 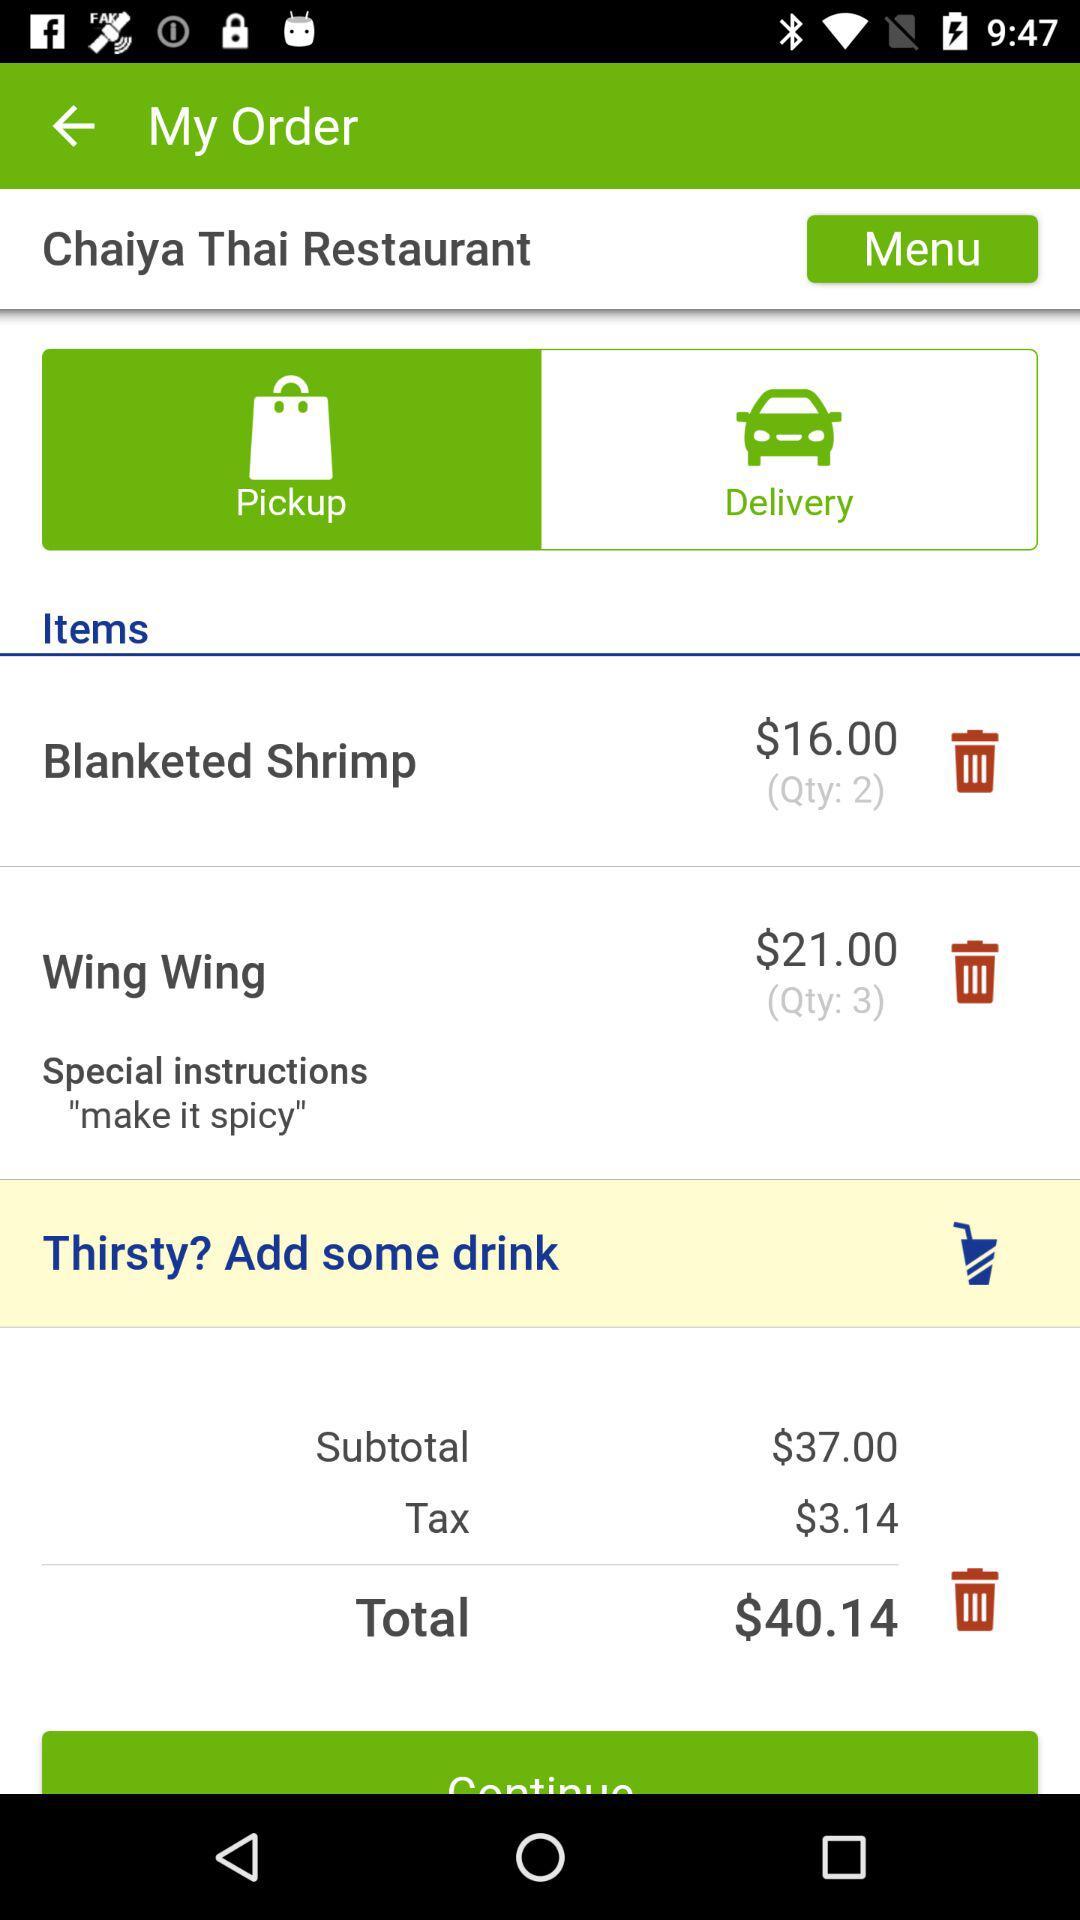 What do you see at coordinates (72, 124) in the screenshot?
I see `the icon next to my order` at bounding box center [72, 124].